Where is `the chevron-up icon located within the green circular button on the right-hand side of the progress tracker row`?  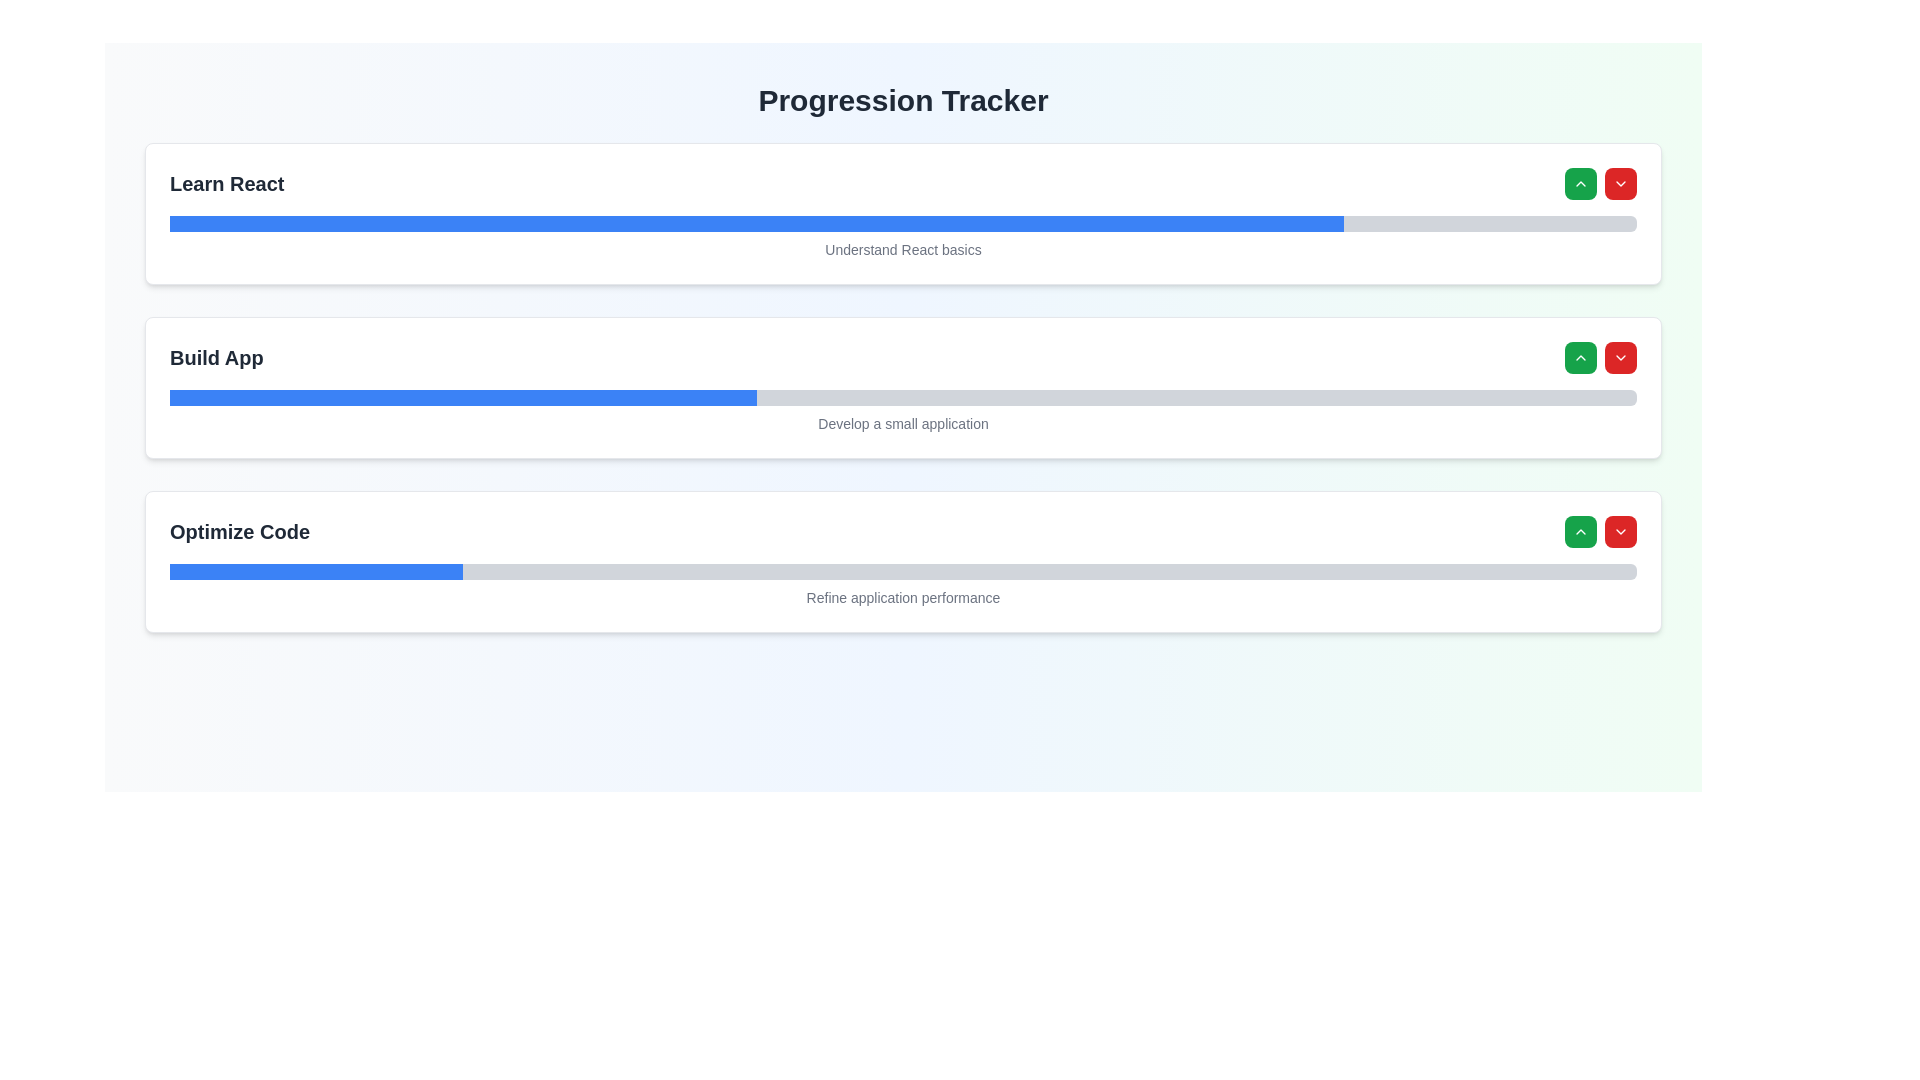
the chevron-up icon located within the green circular button on the right-hand side of the progress tracker row is located at coordinates (1579, 357).